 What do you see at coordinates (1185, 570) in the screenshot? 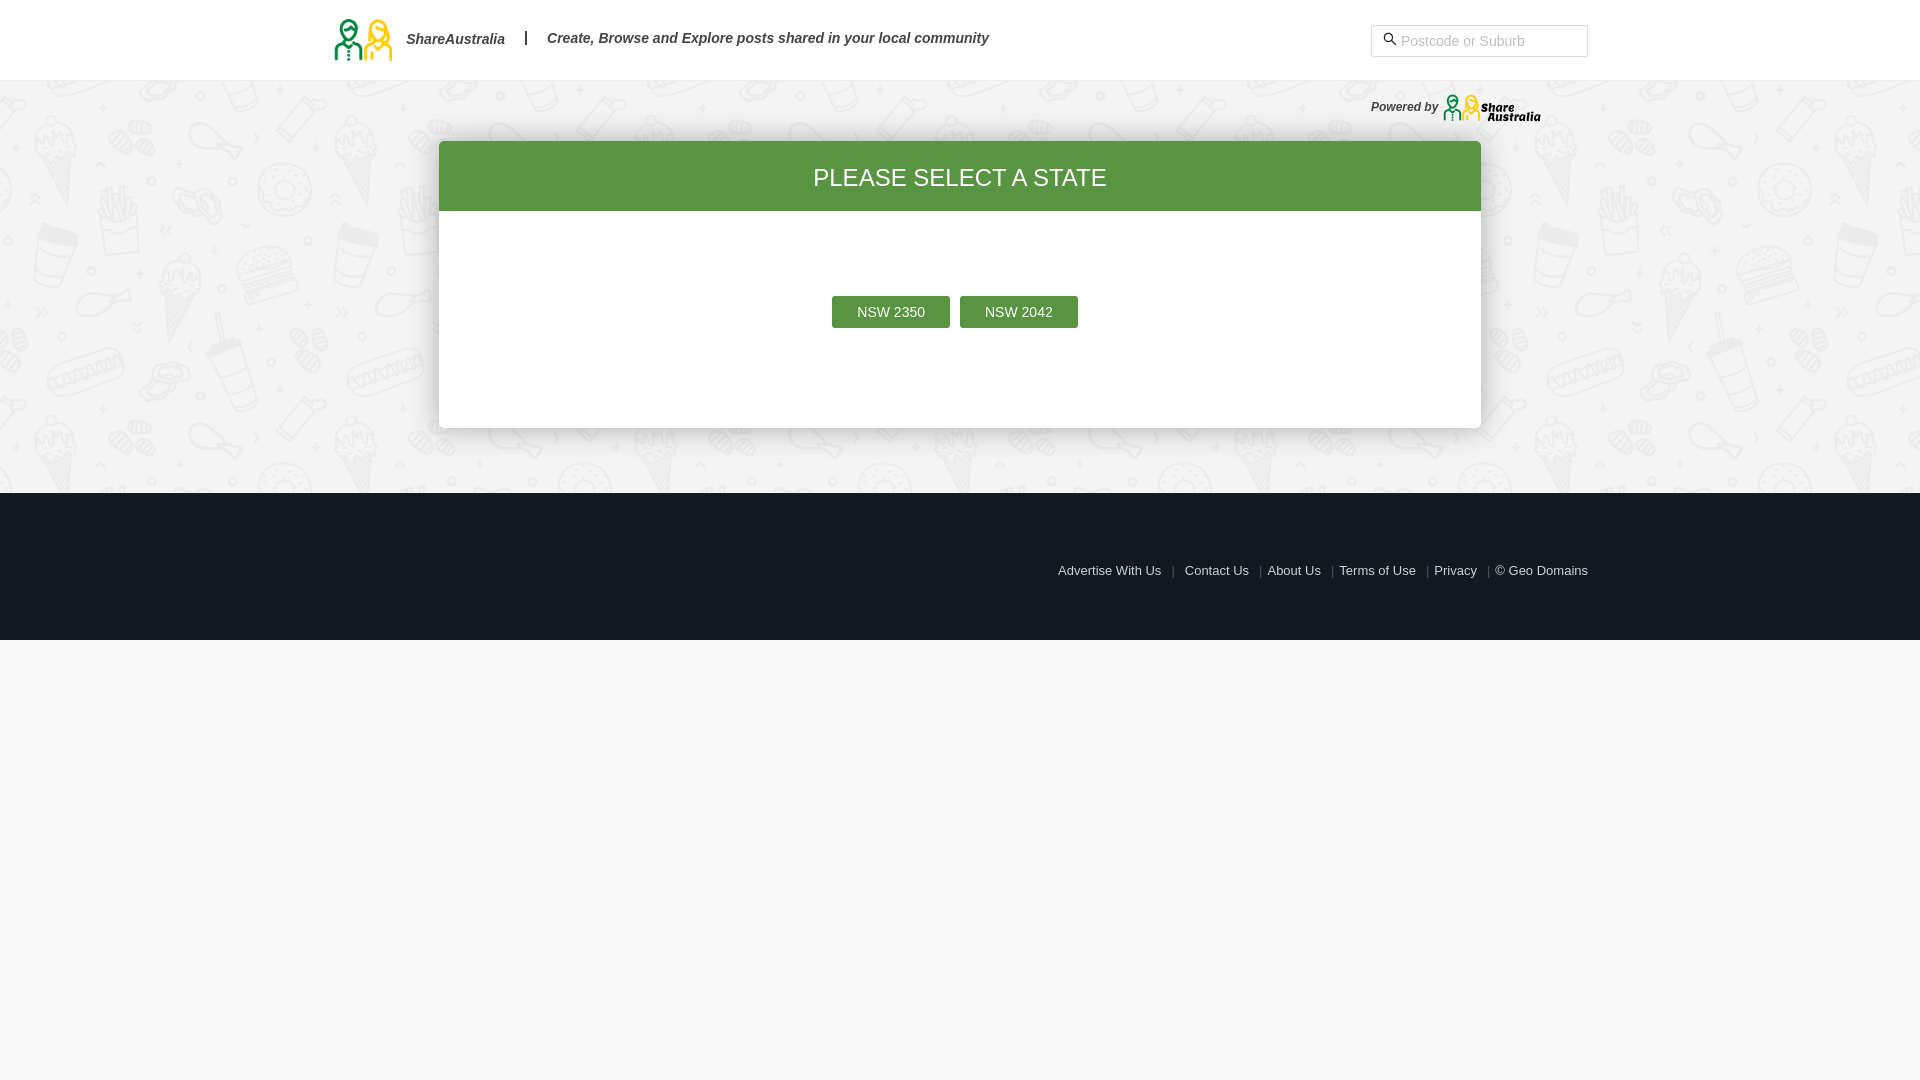
I see `'Contact Us'` at bounding box center [1185, 570].